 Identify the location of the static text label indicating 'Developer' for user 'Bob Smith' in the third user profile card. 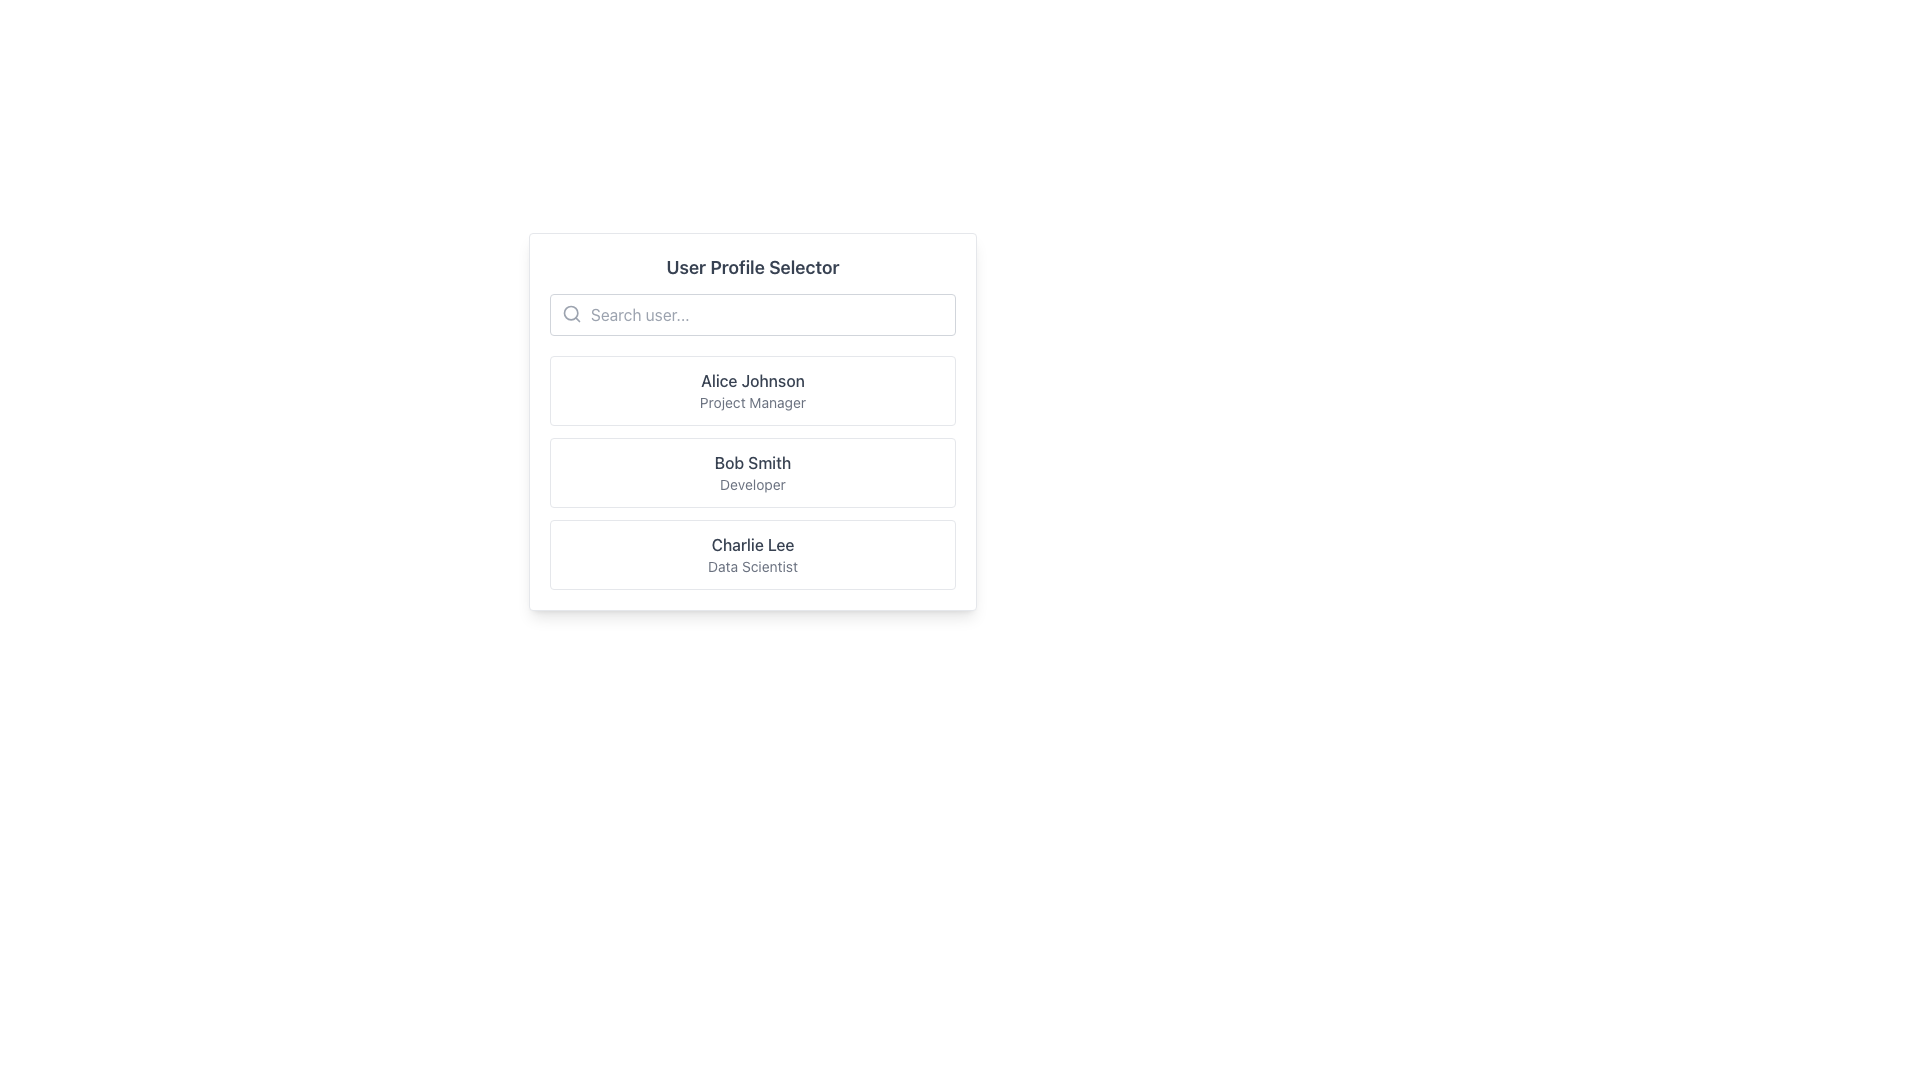
(752, 485).